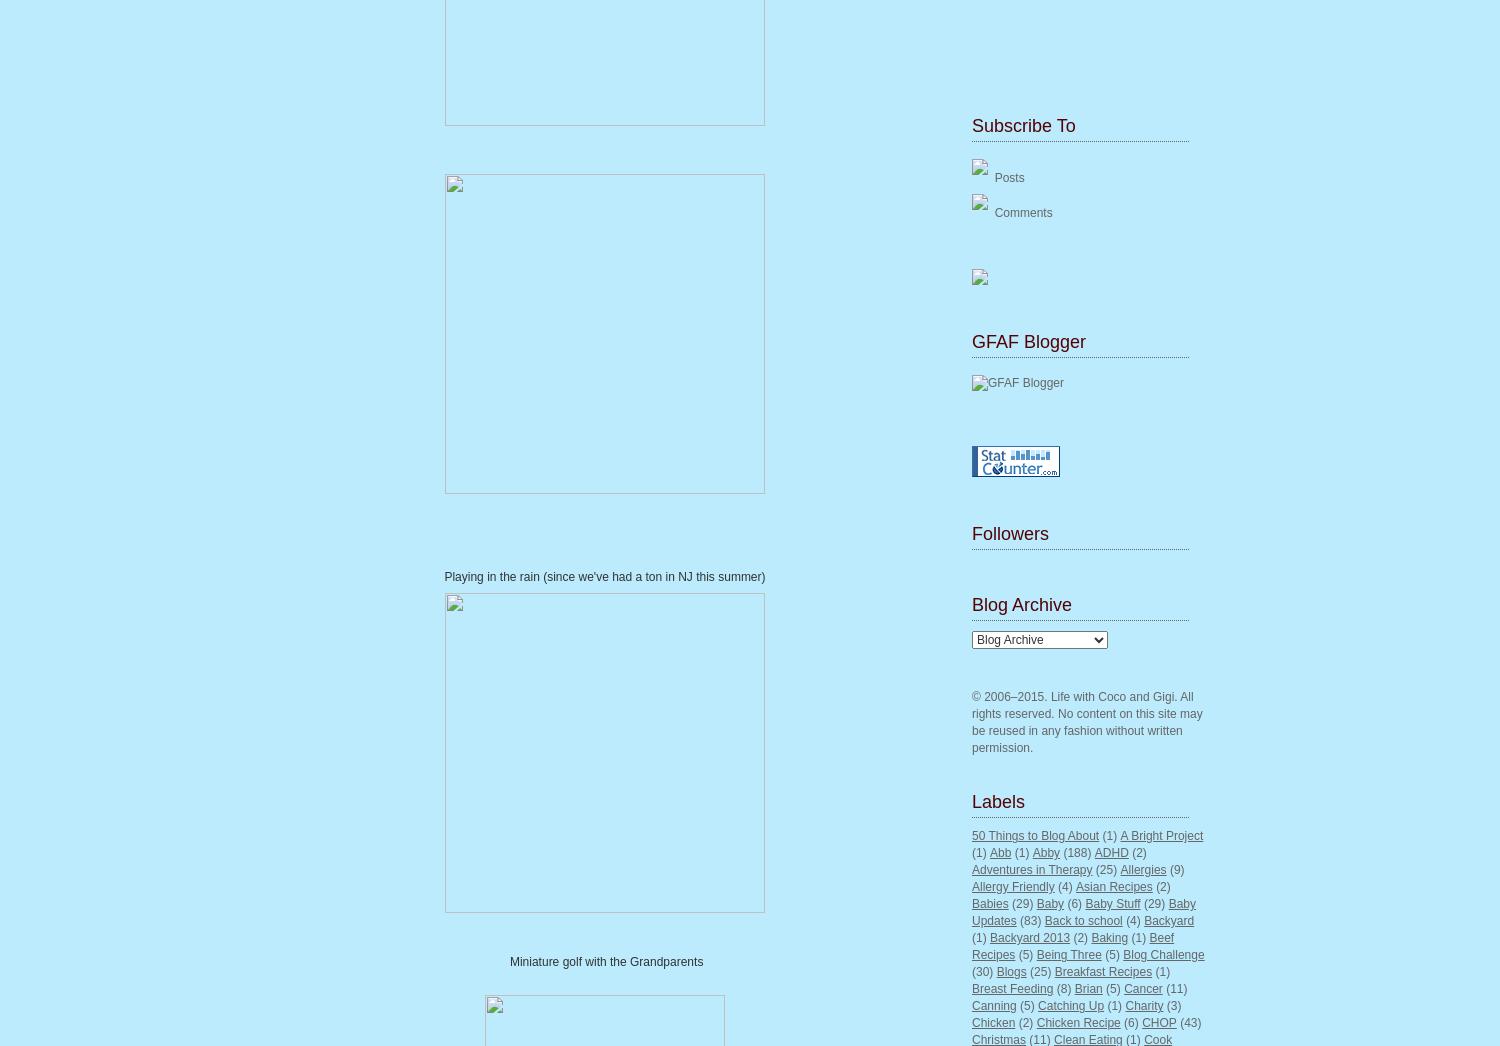  Describe the element at coordinates (1122, 987) in the screenshot. I see `'Cancer'` at that location.